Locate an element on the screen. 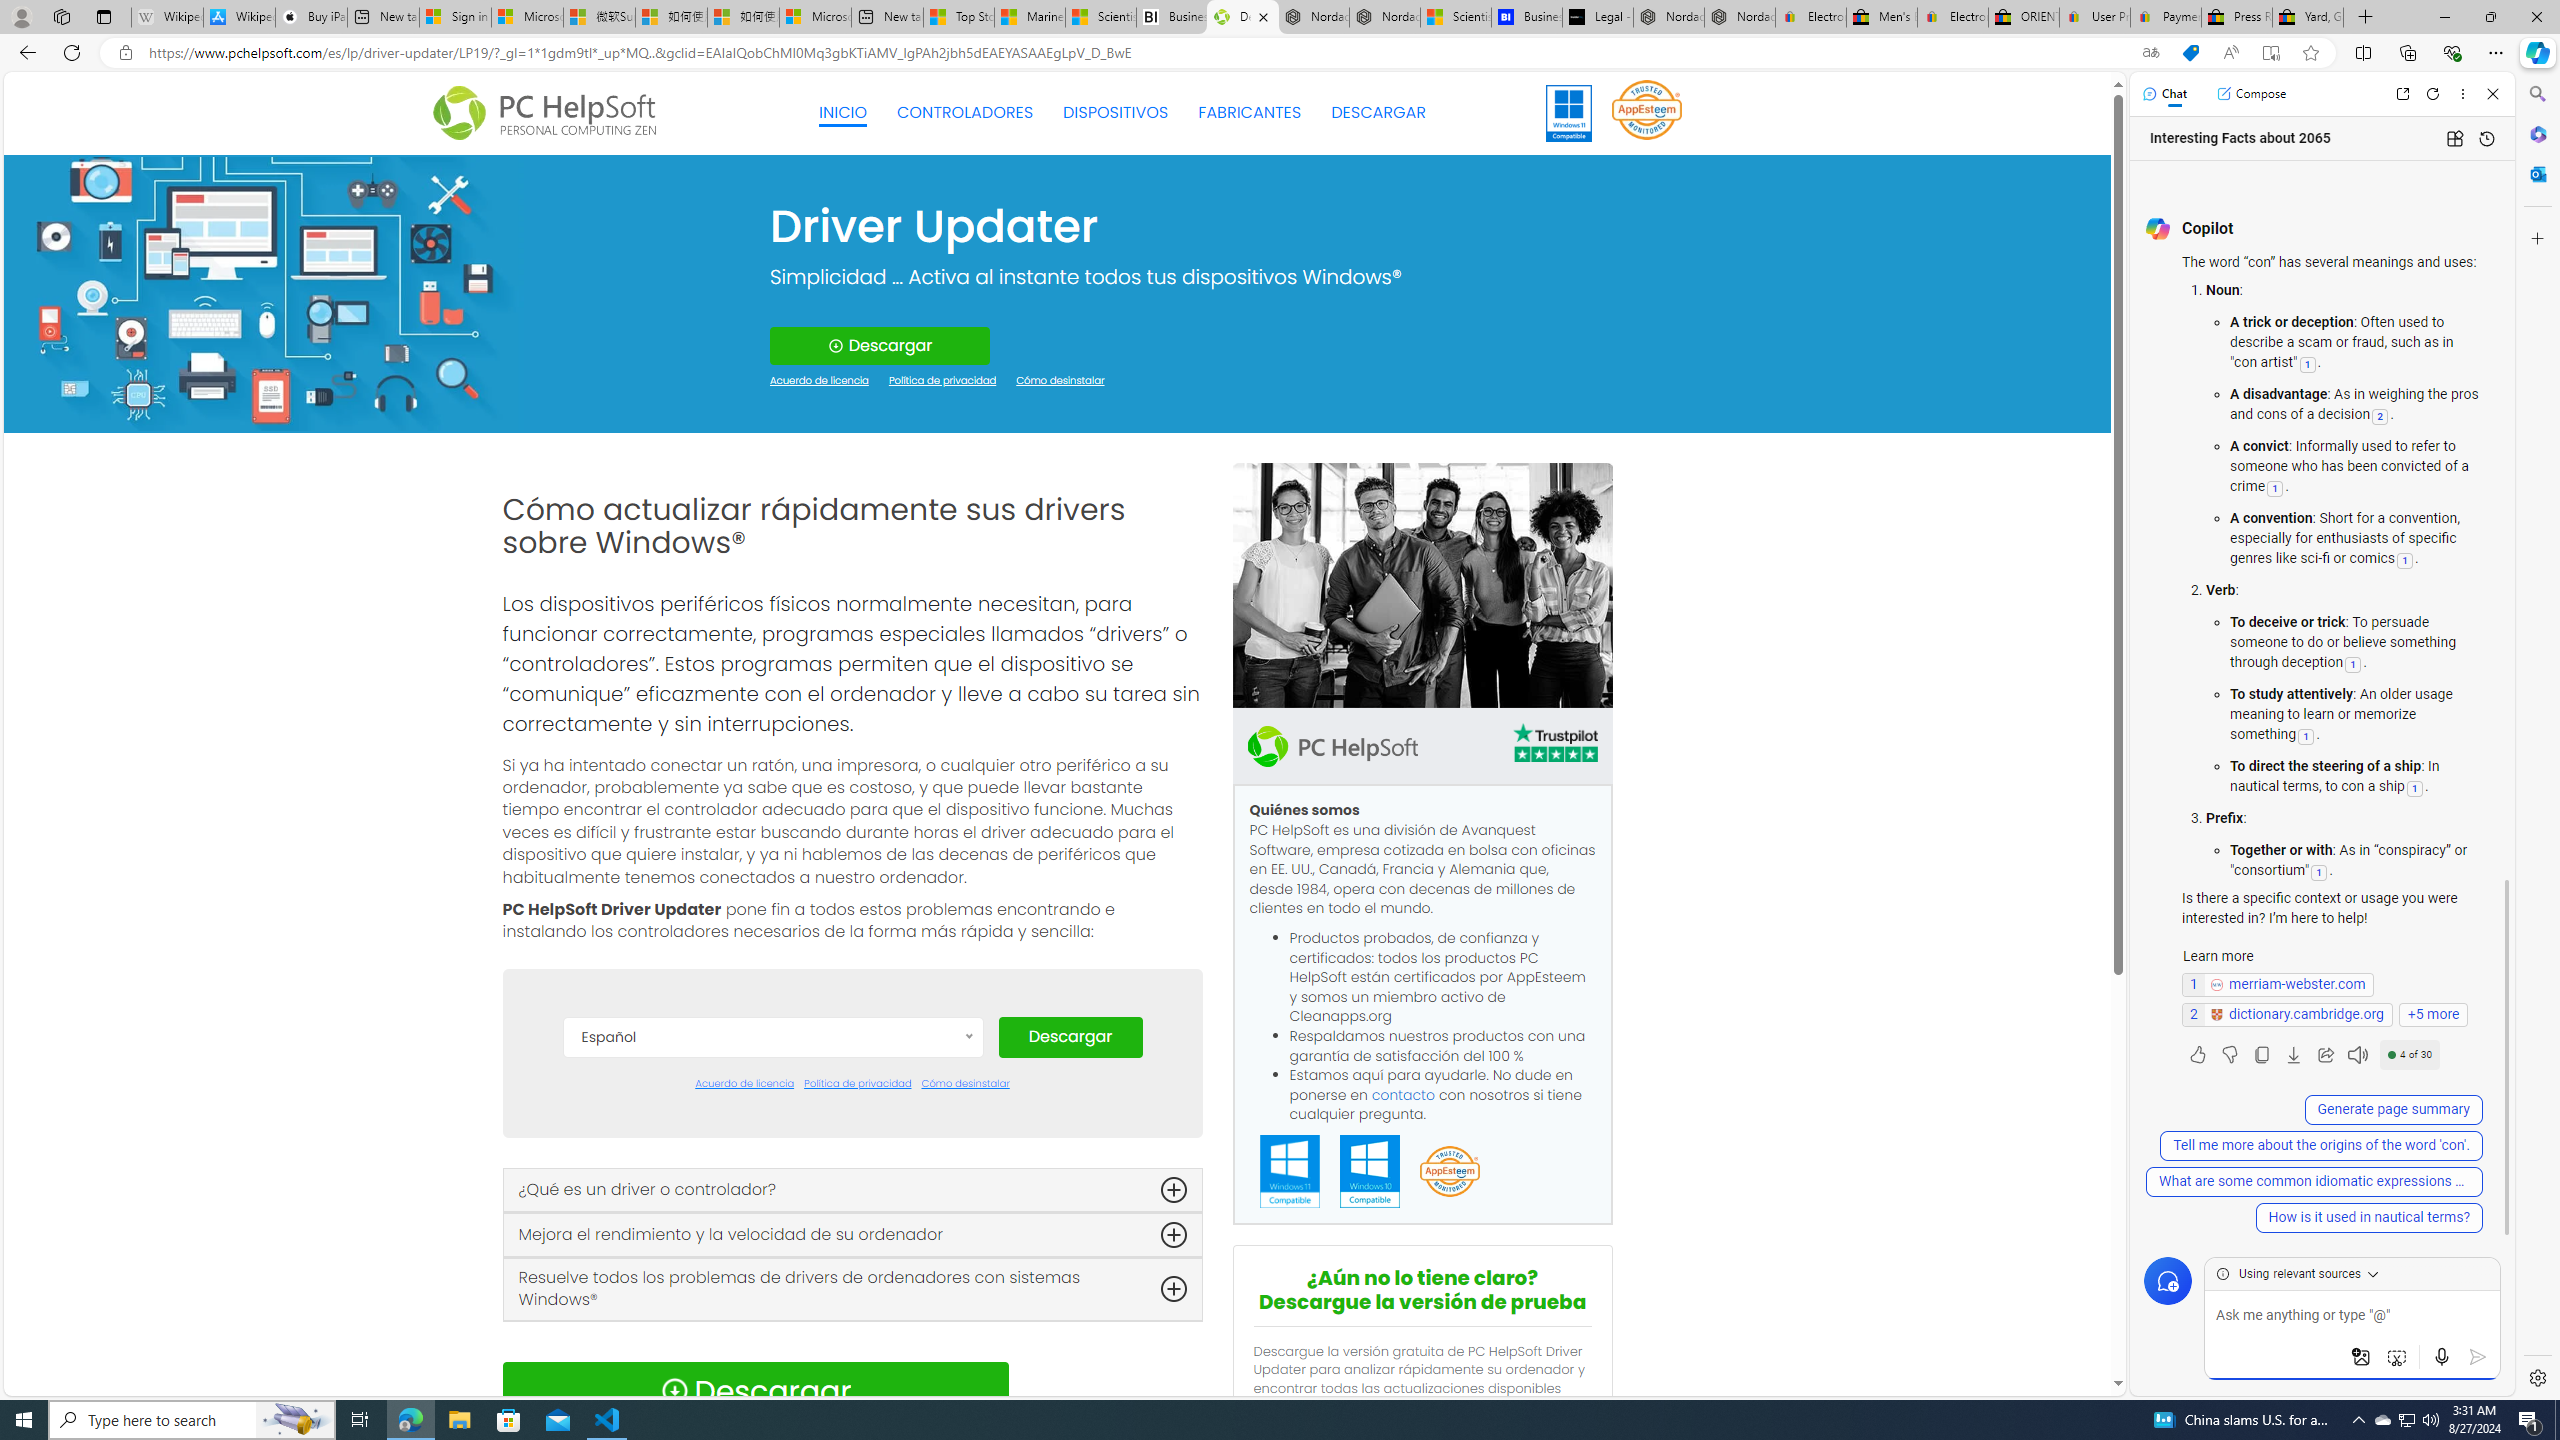 The width and height of the screenshot is (2560, 1440). 'TrustPilot' is located at coordinates (1554, 746).